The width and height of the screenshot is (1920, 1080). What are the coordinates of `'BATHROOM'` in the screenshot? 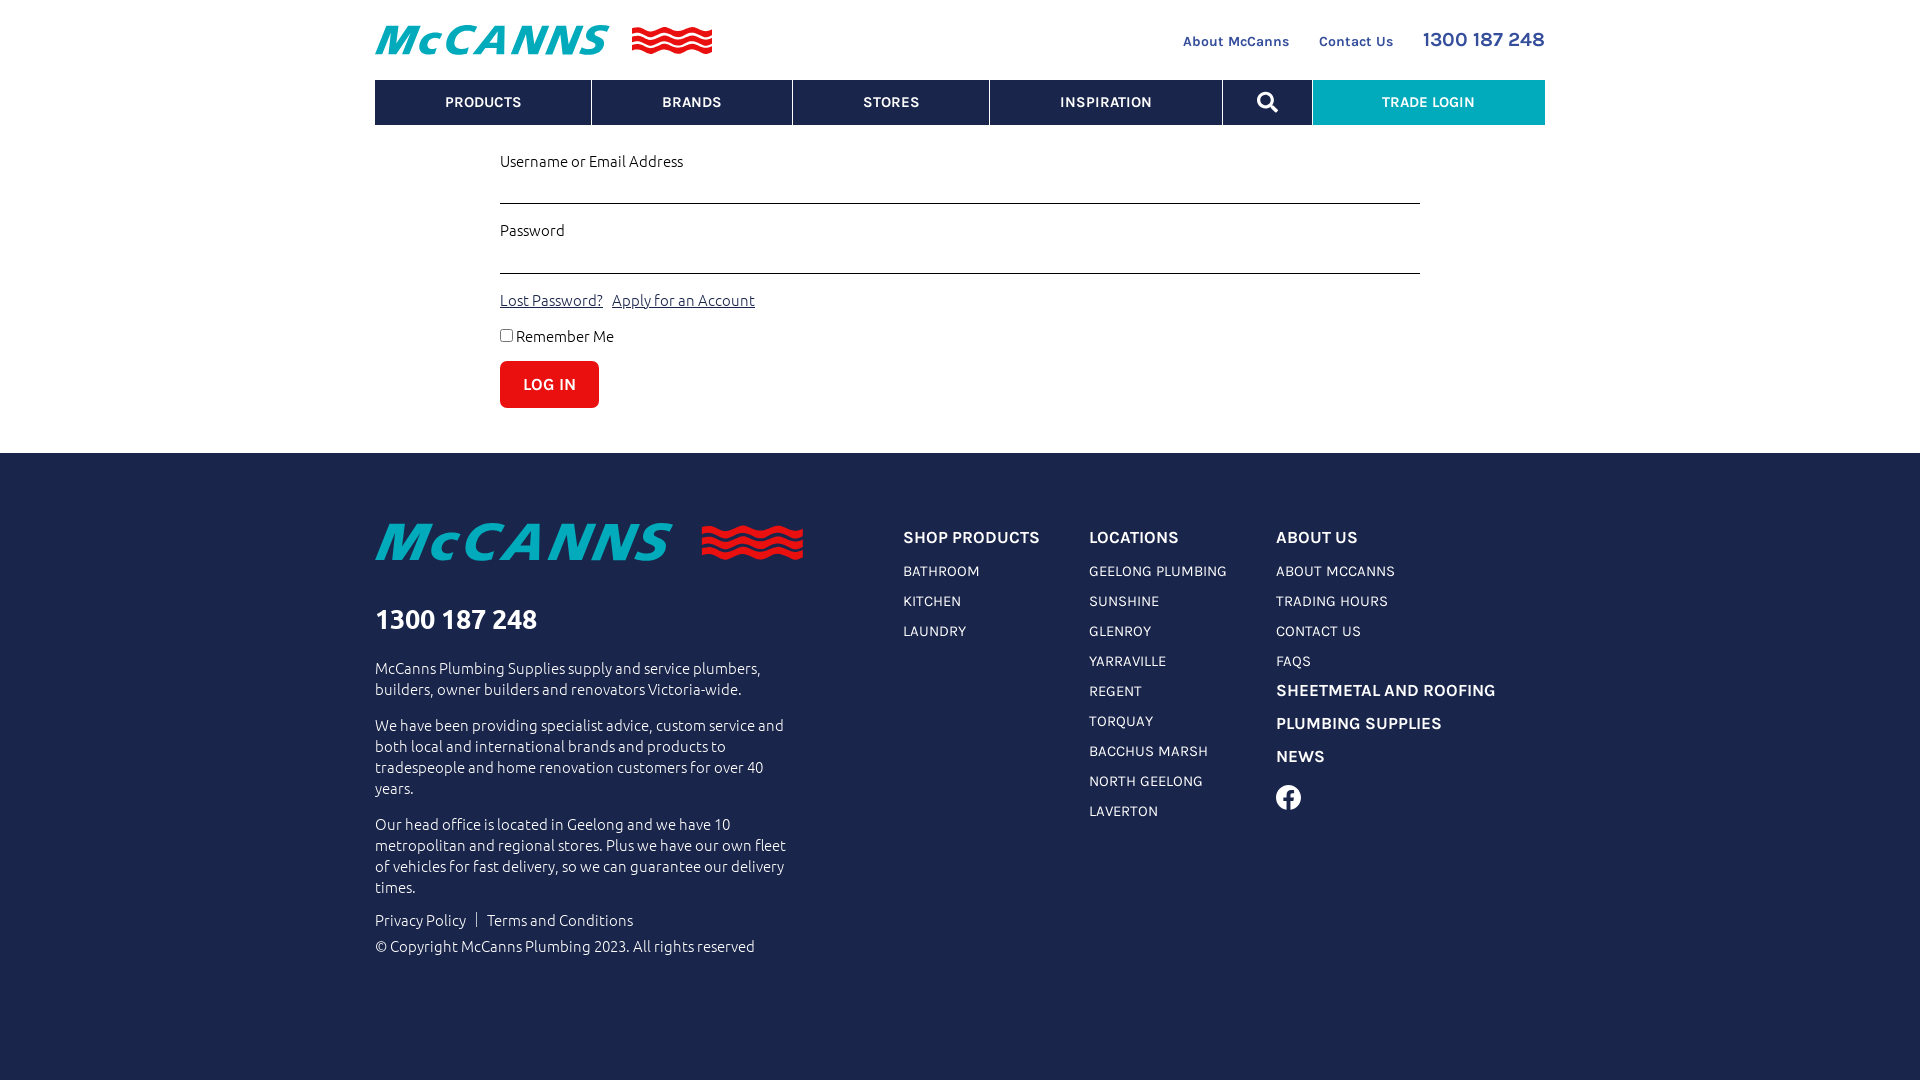 It's located at (940, 570).